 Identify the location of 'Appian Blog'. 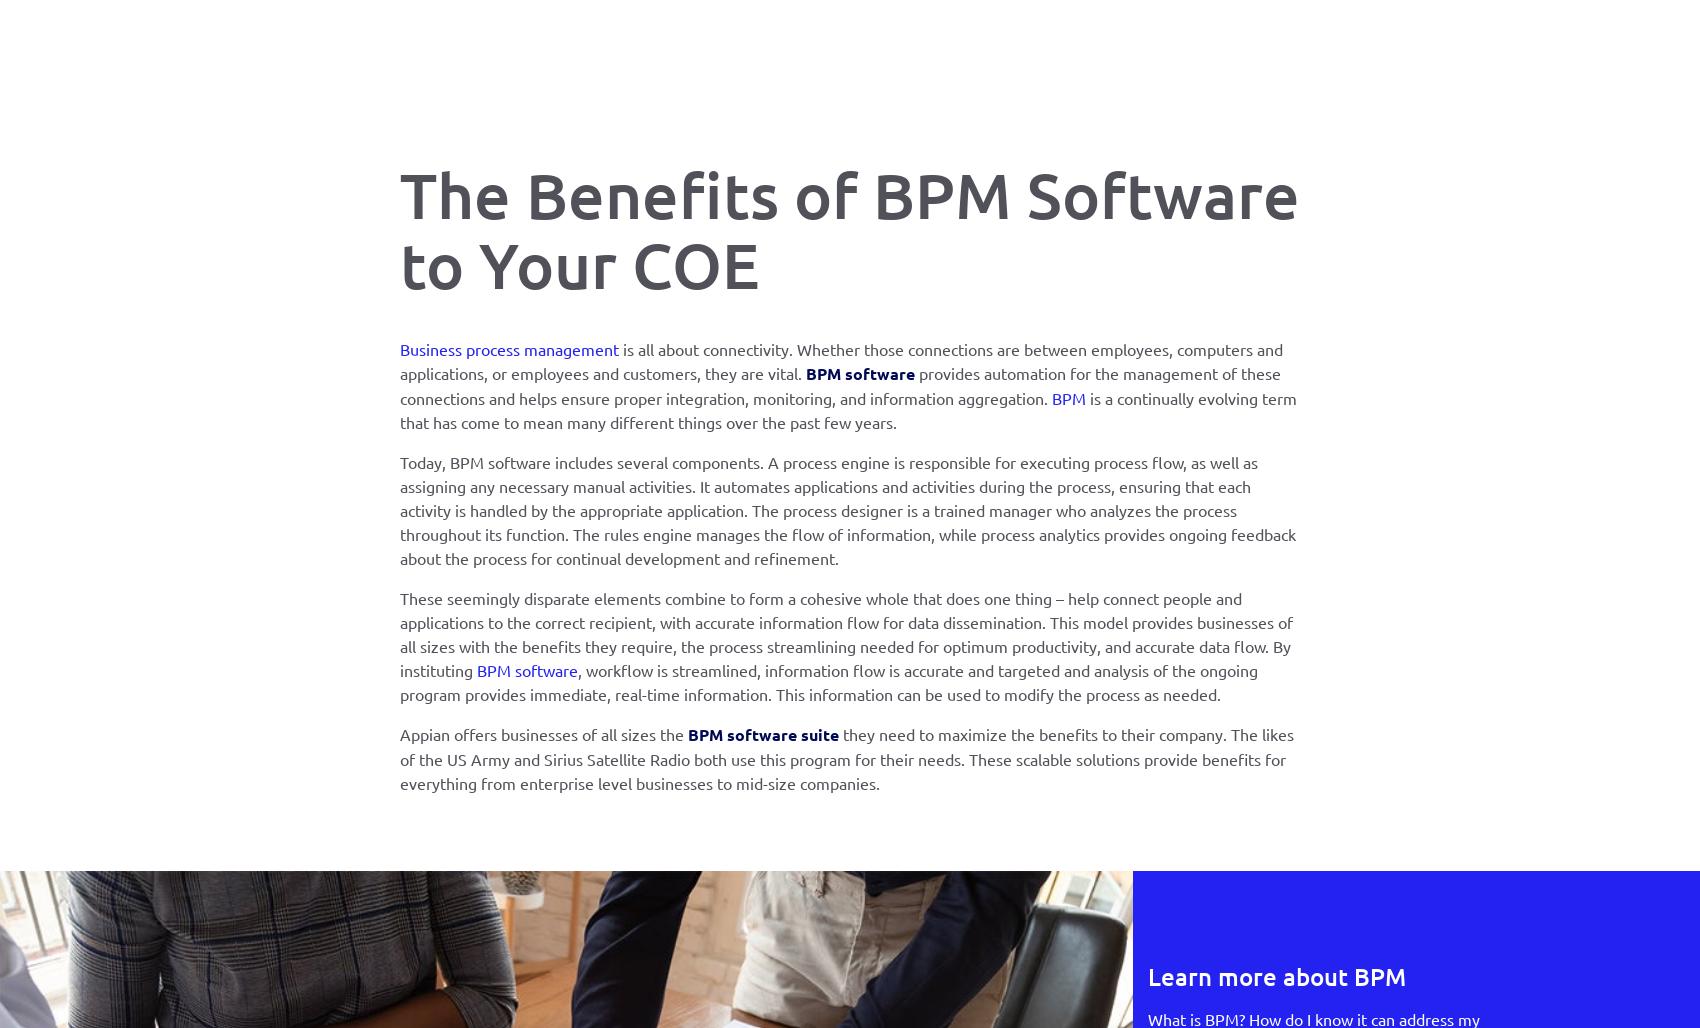
(885, 398).